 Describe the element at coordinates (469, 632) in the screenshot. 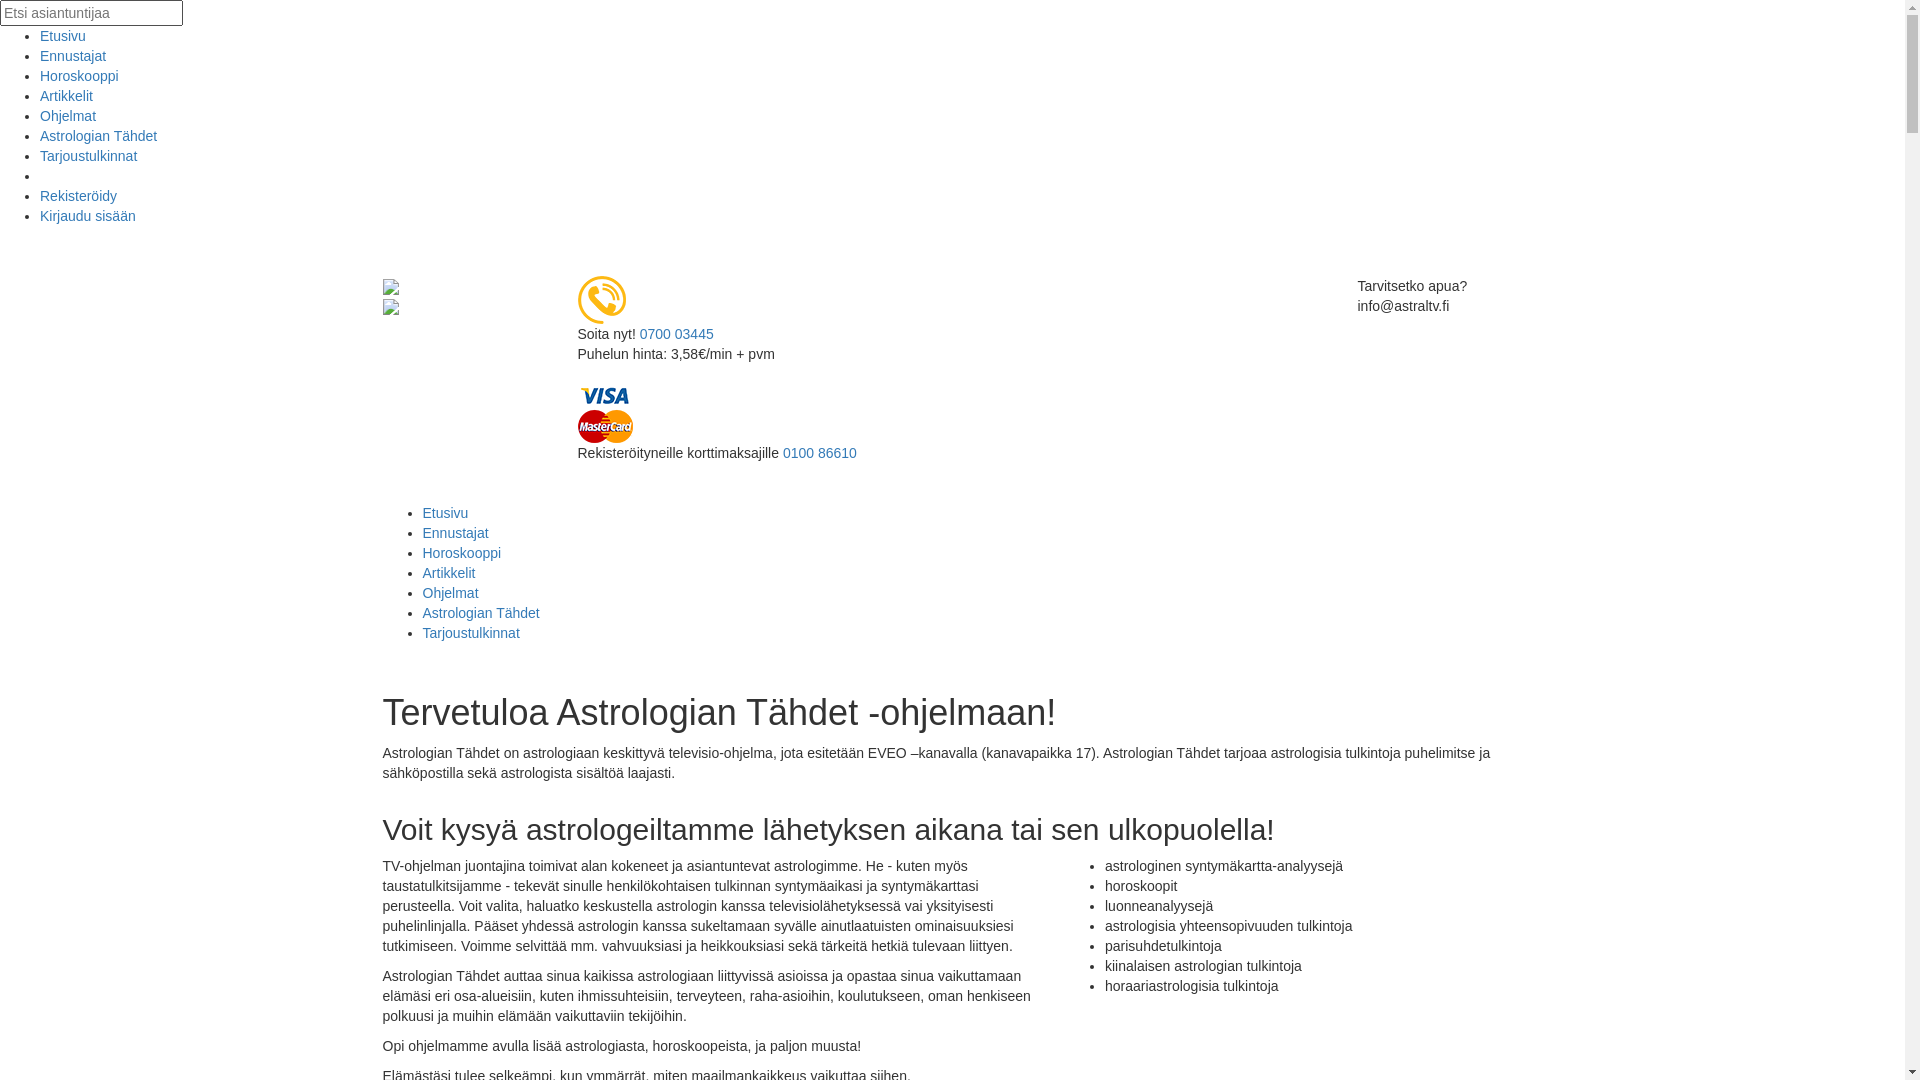

I see `'Tarjoustulkinnat'` at that location.